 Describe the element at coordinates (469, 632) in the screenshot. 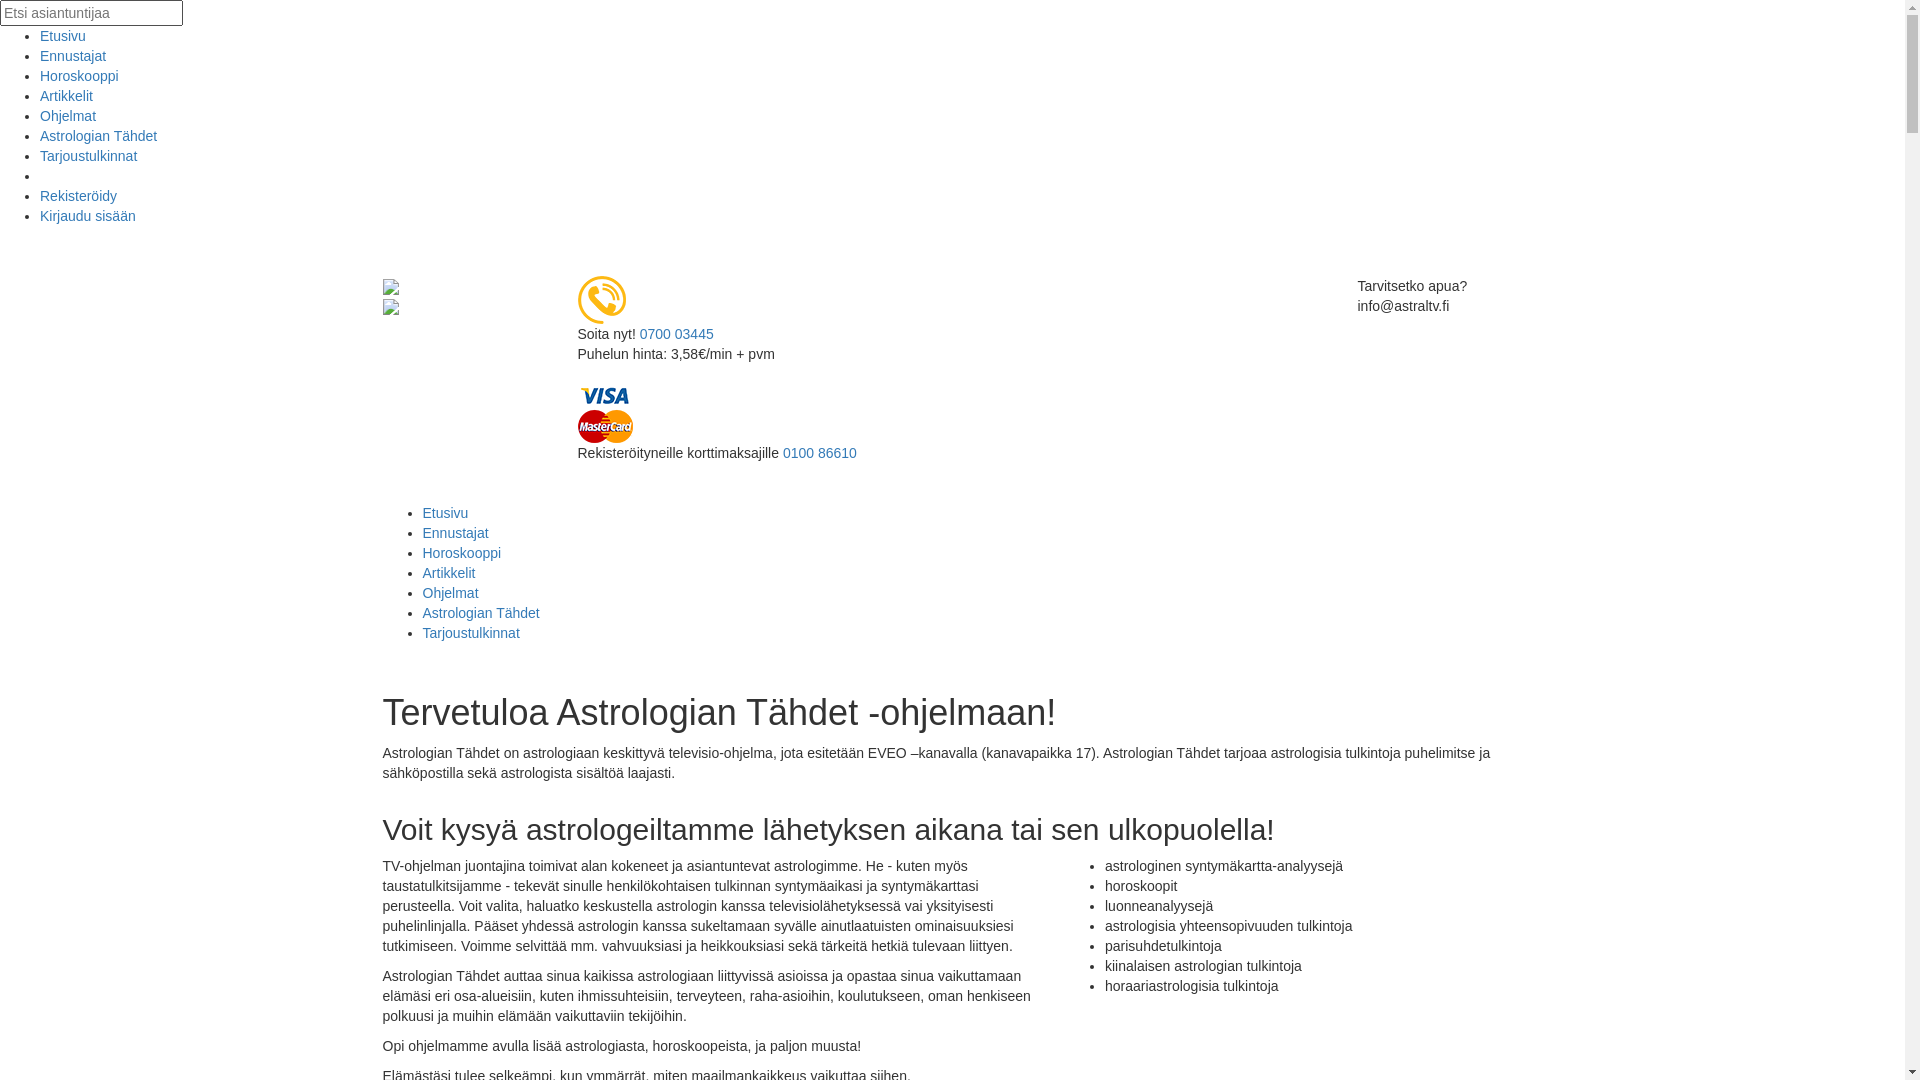

I see `'Tarjoustulkinnat'` at that location.